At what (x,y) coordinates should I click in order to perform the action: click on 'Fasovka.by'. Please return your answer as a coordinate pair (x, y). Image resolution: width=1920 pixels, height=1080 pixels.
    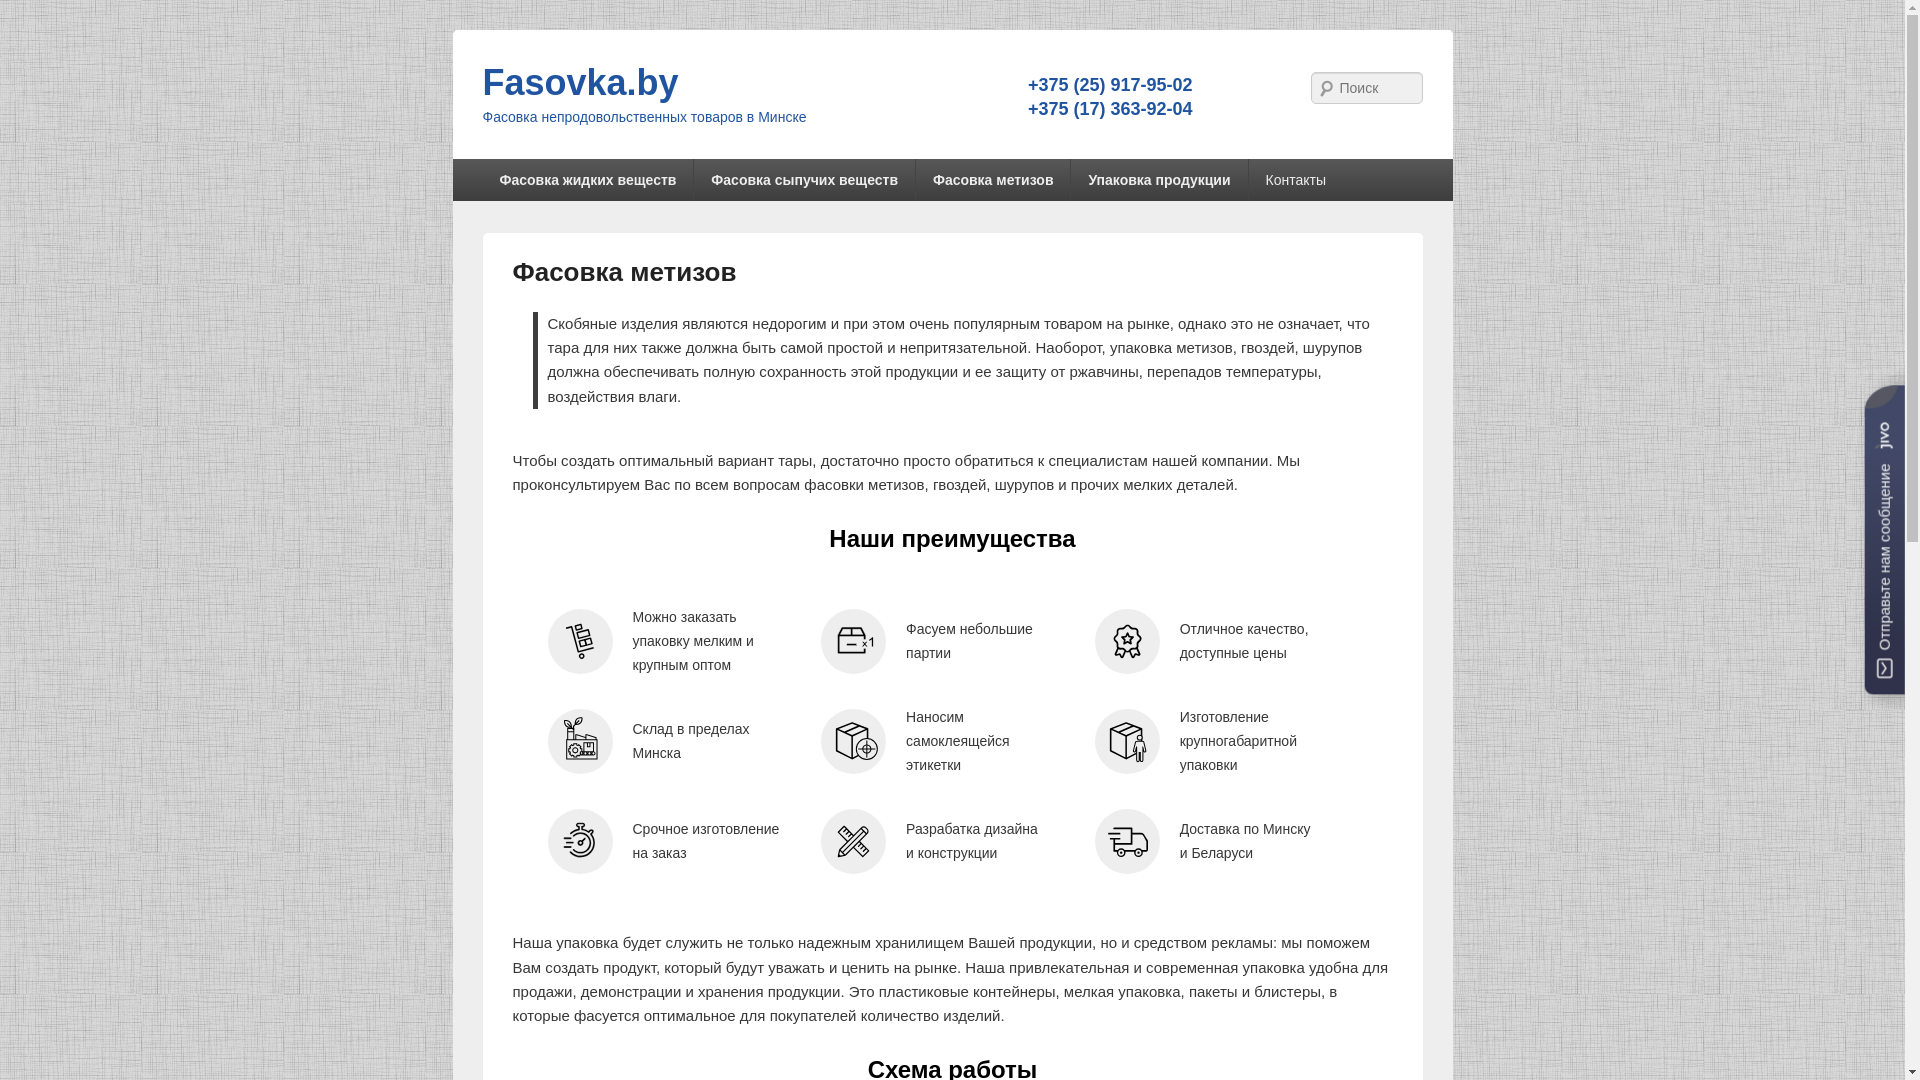
    Looking at the image, I should click on (481, 81).